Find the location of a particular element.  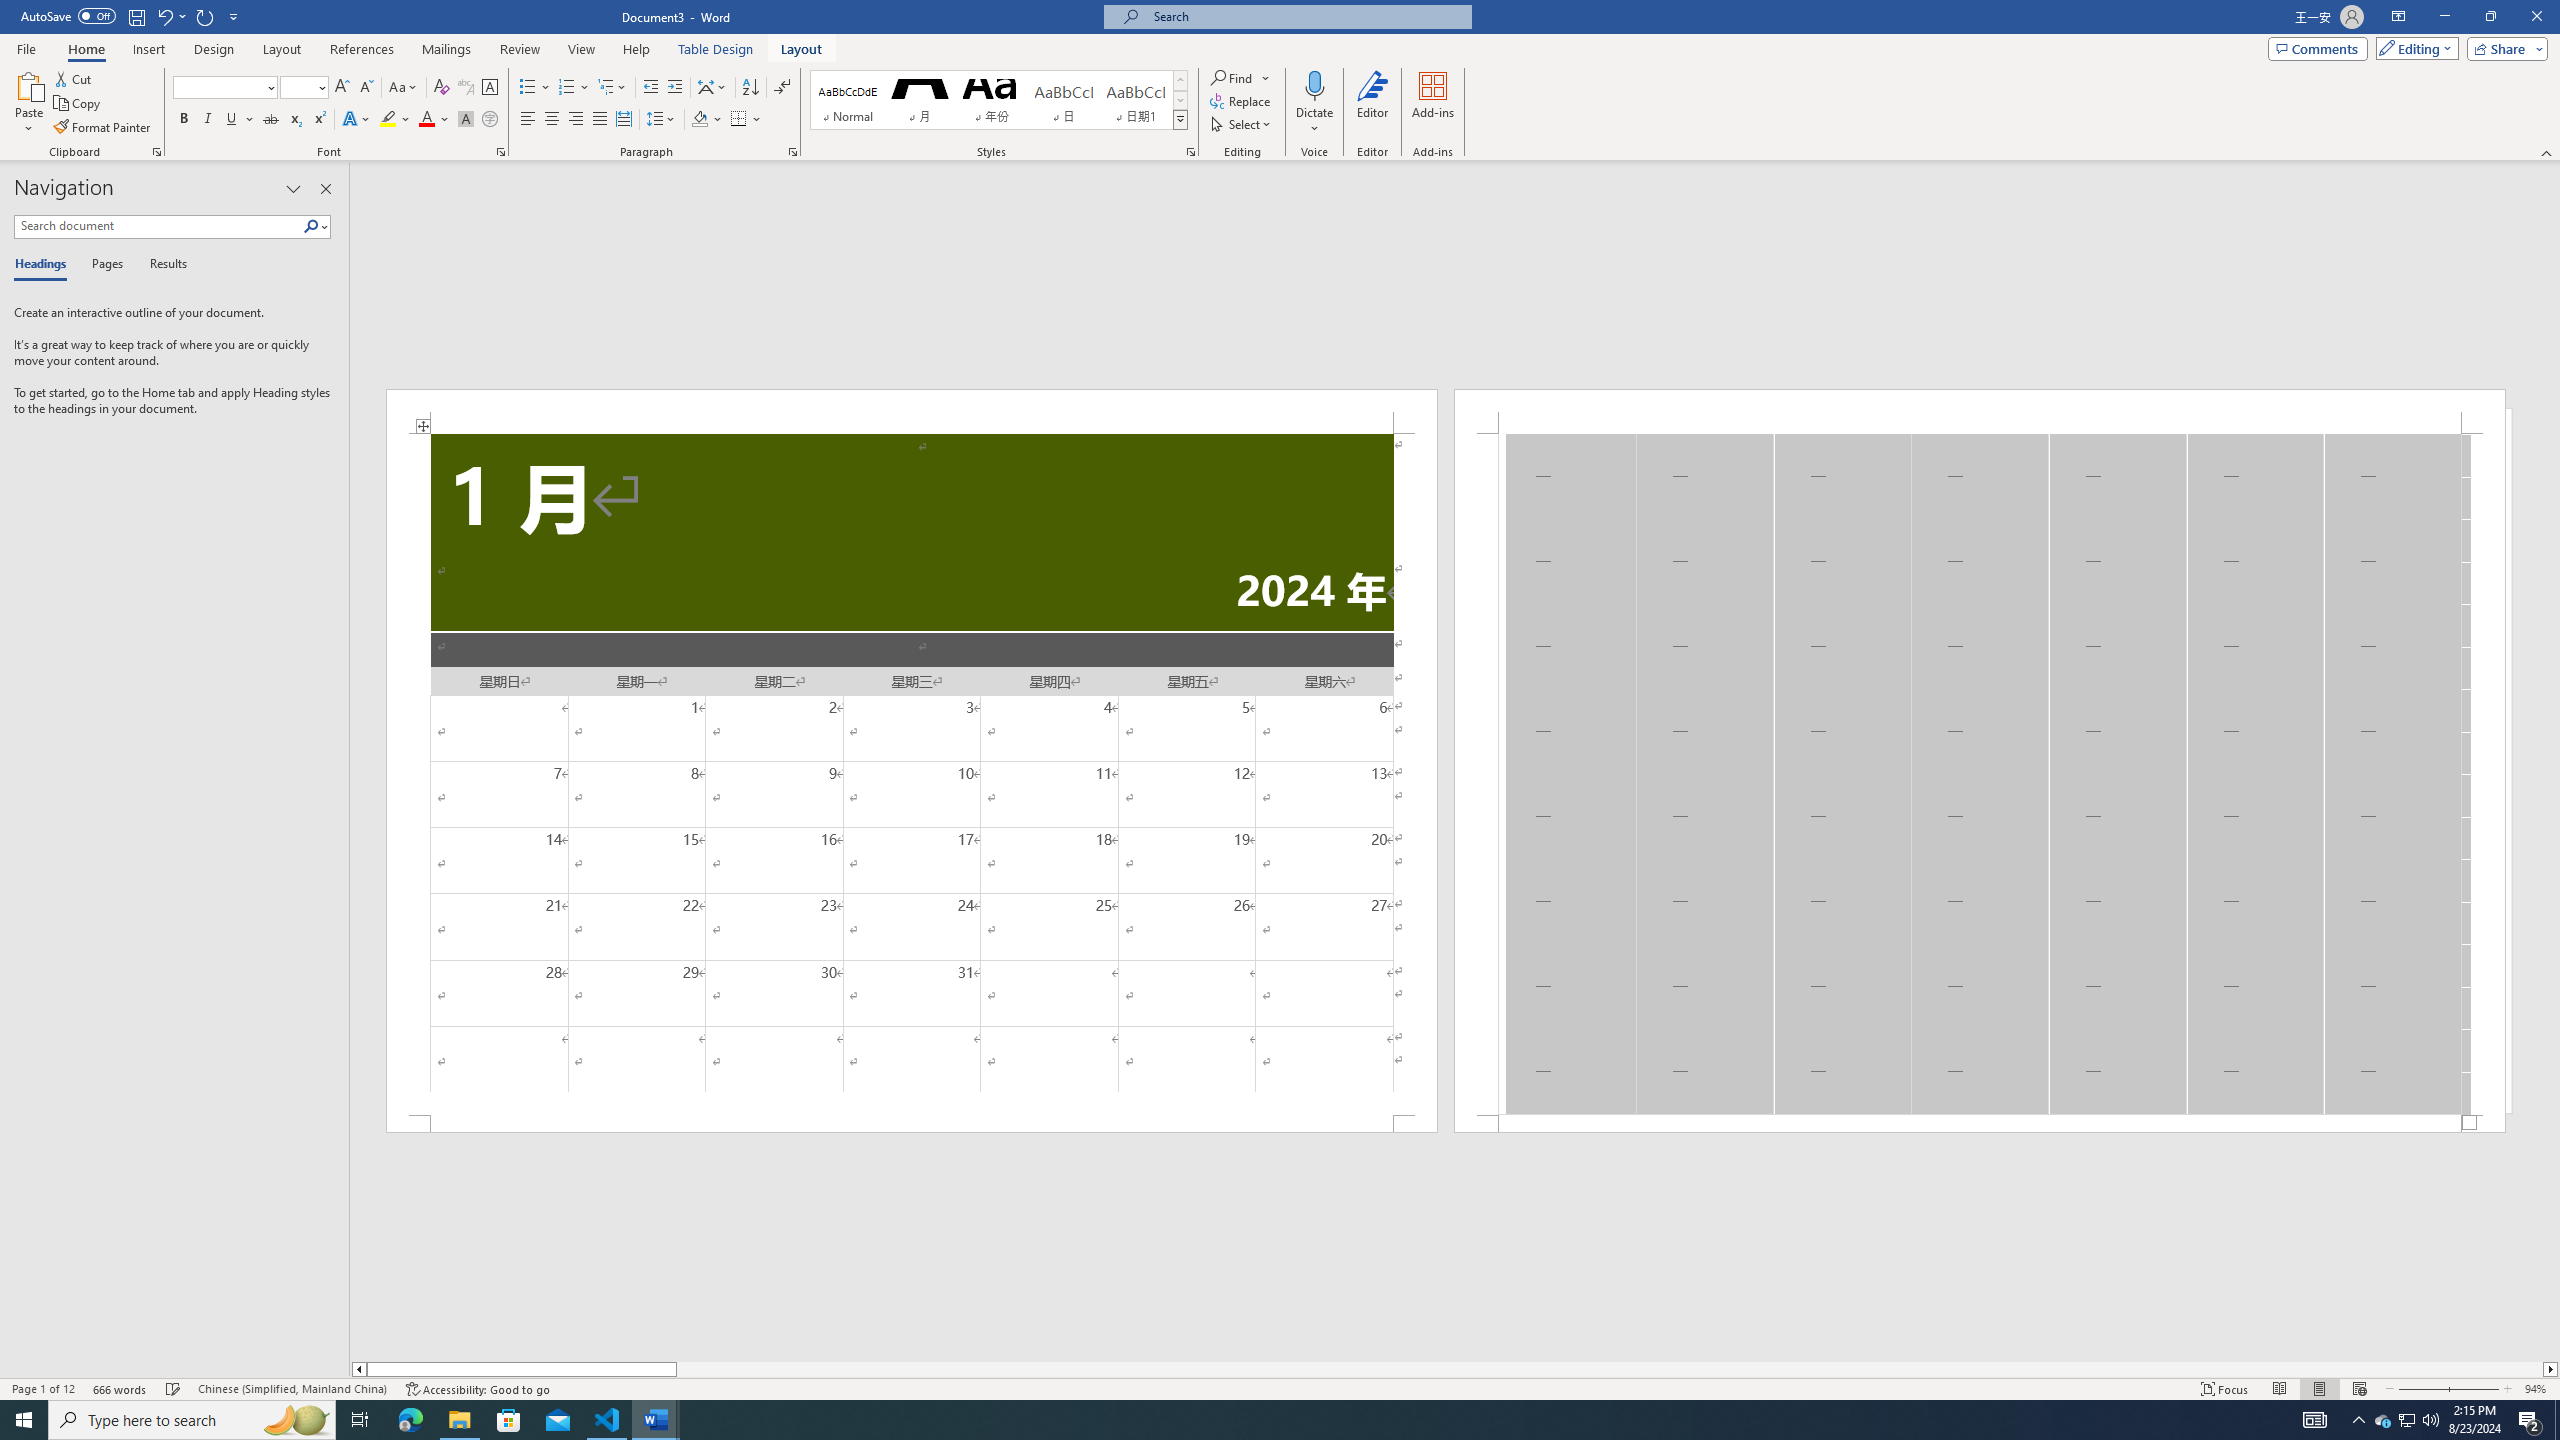

'Accessibility Checker Accessibility: Good to go' is located at coordinates (476, 1389).